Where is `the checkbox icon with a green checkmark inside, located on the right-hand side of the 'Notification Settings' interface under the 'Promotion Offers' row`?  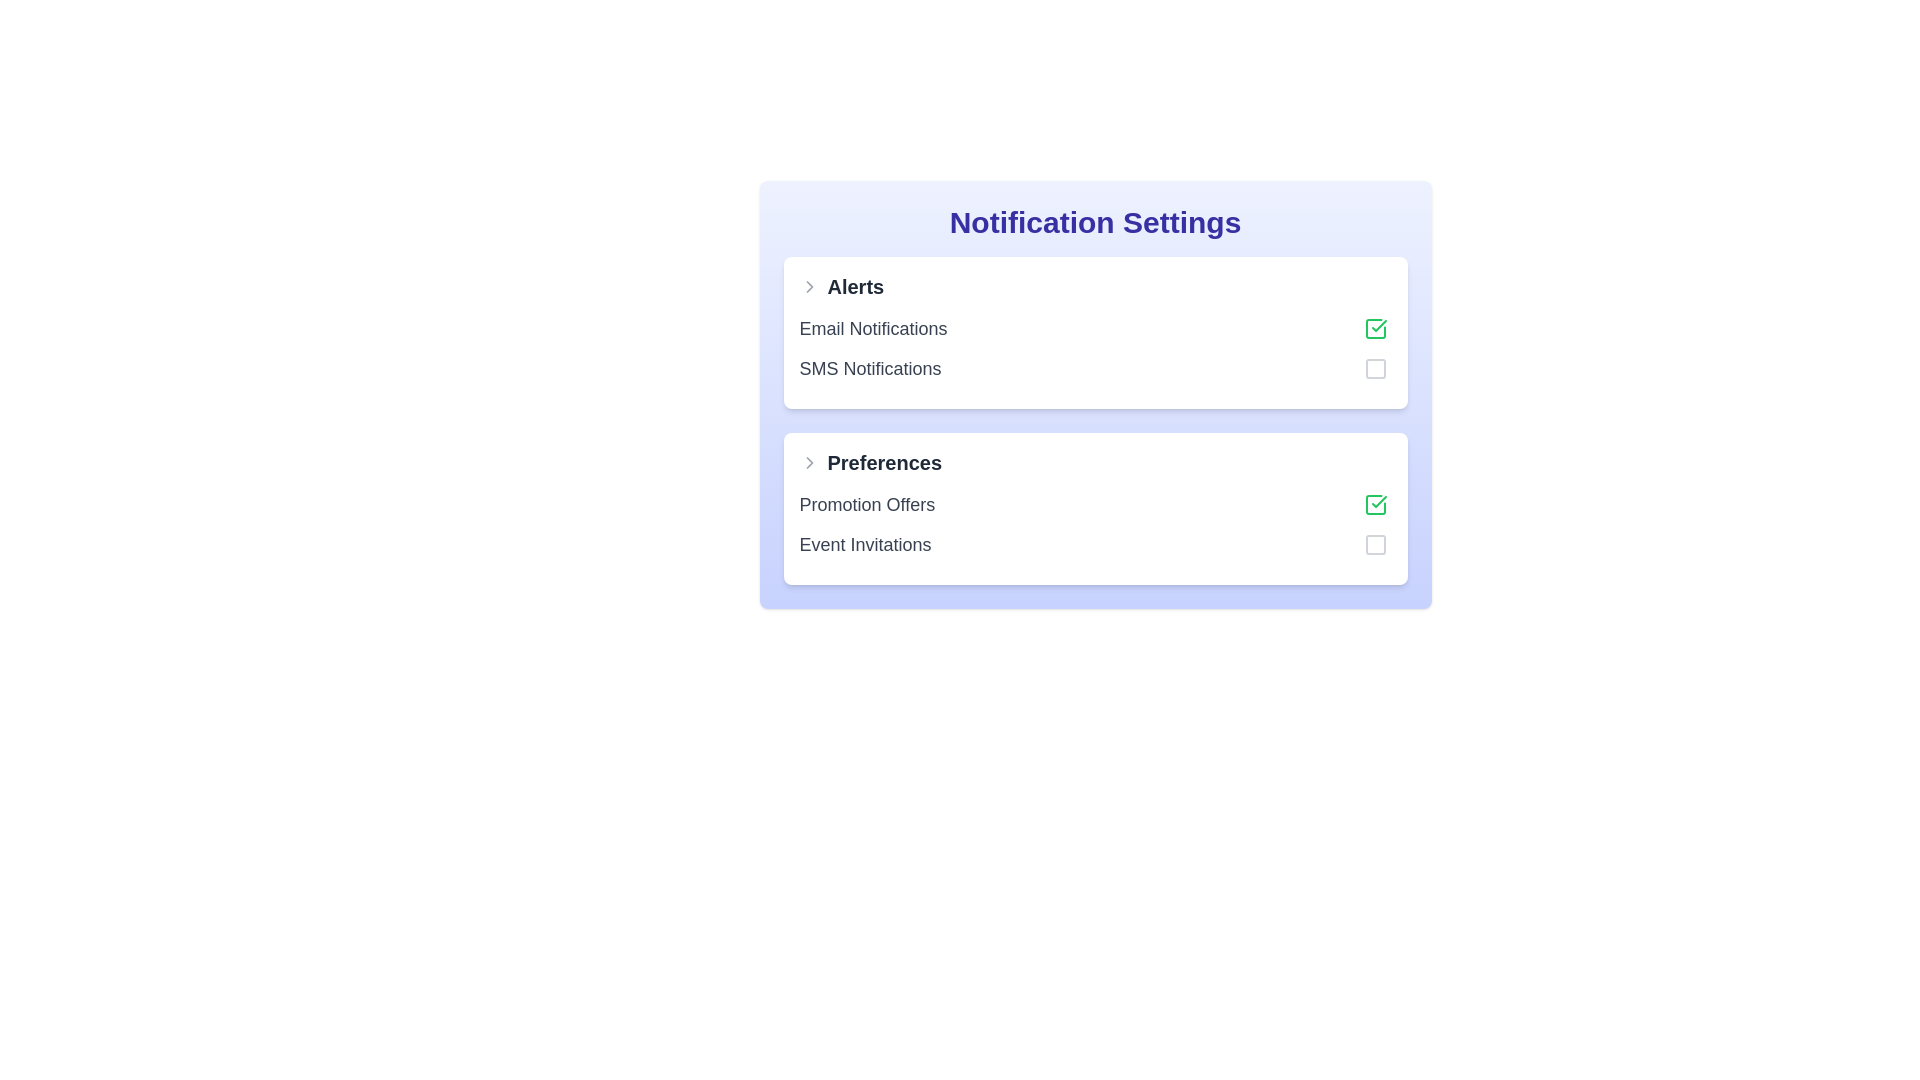
the checkbox icon with a green checkmark inside, located on the right-hand side of the 'Notification Settings' interface under the 'Promotion Offers' row is located at coordinates (1374, 504).